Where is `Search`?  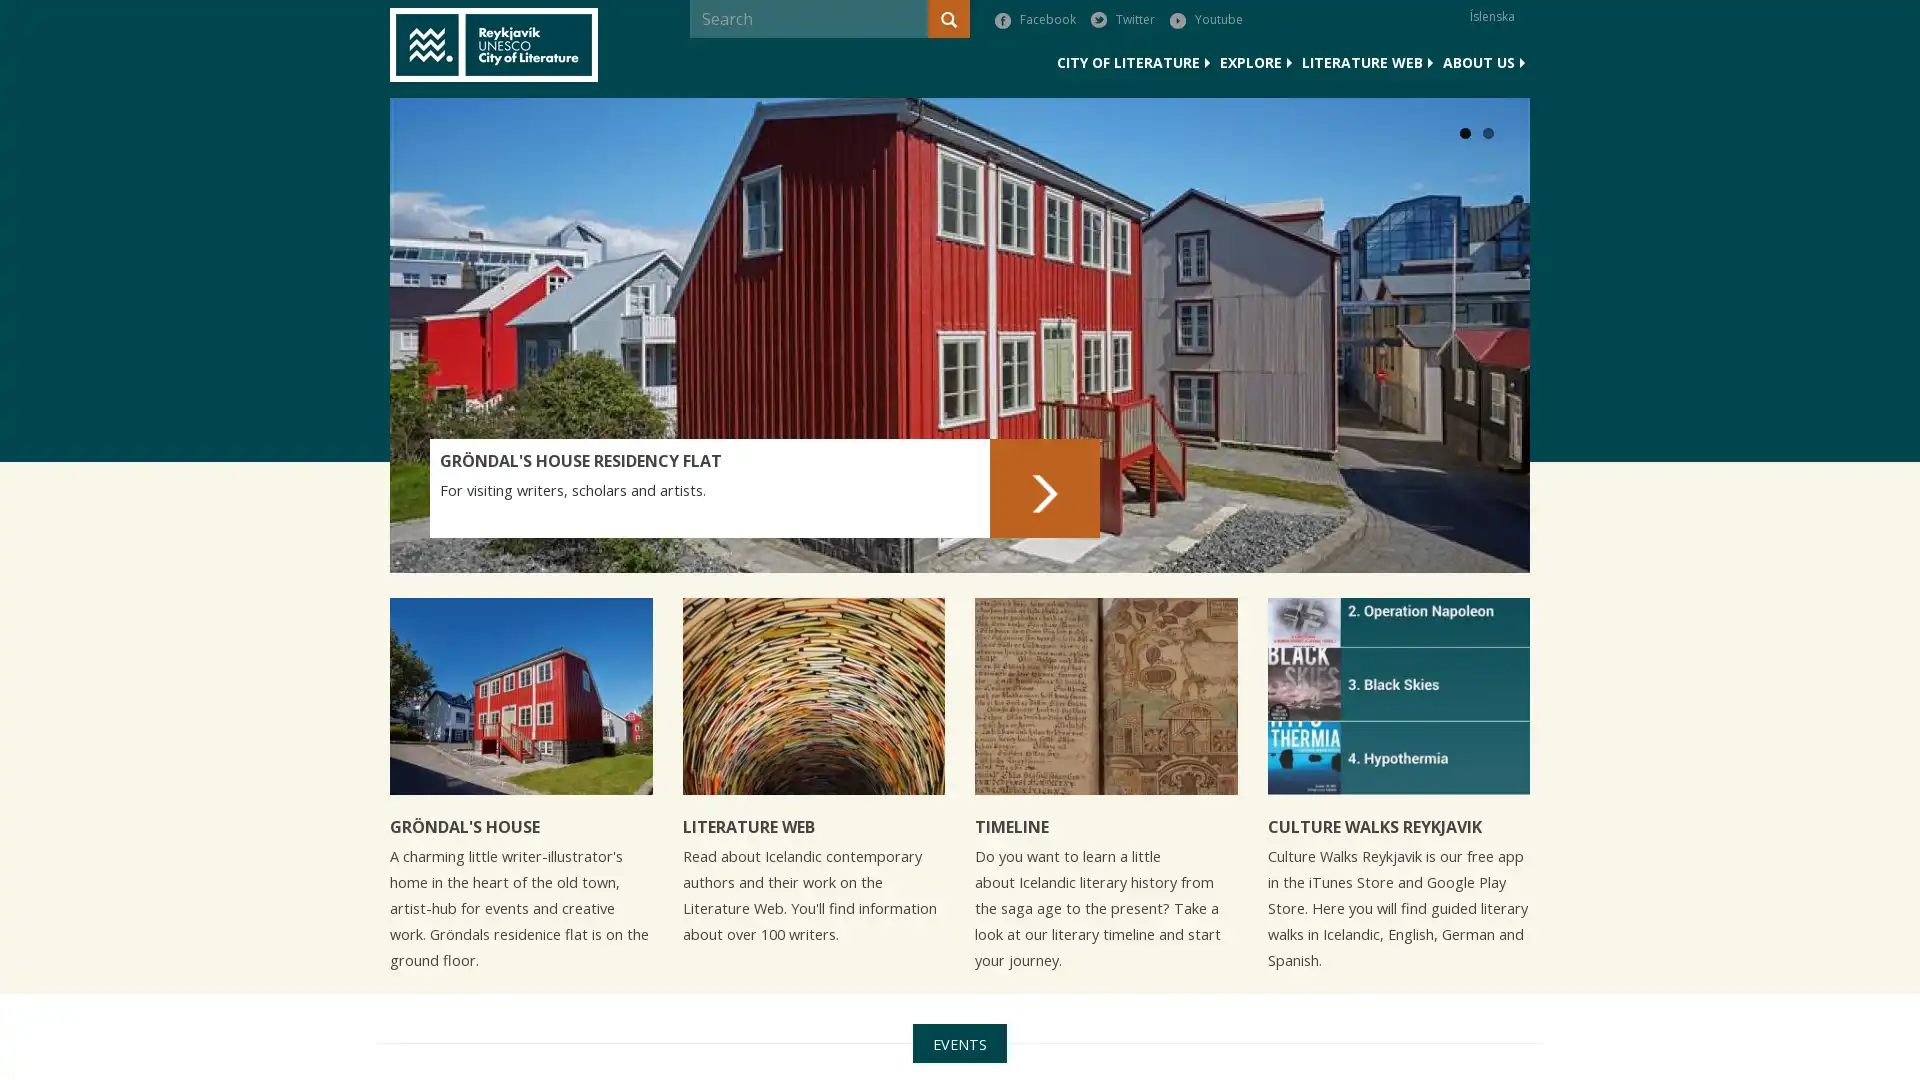
Search is located at coordinates (691, 56).